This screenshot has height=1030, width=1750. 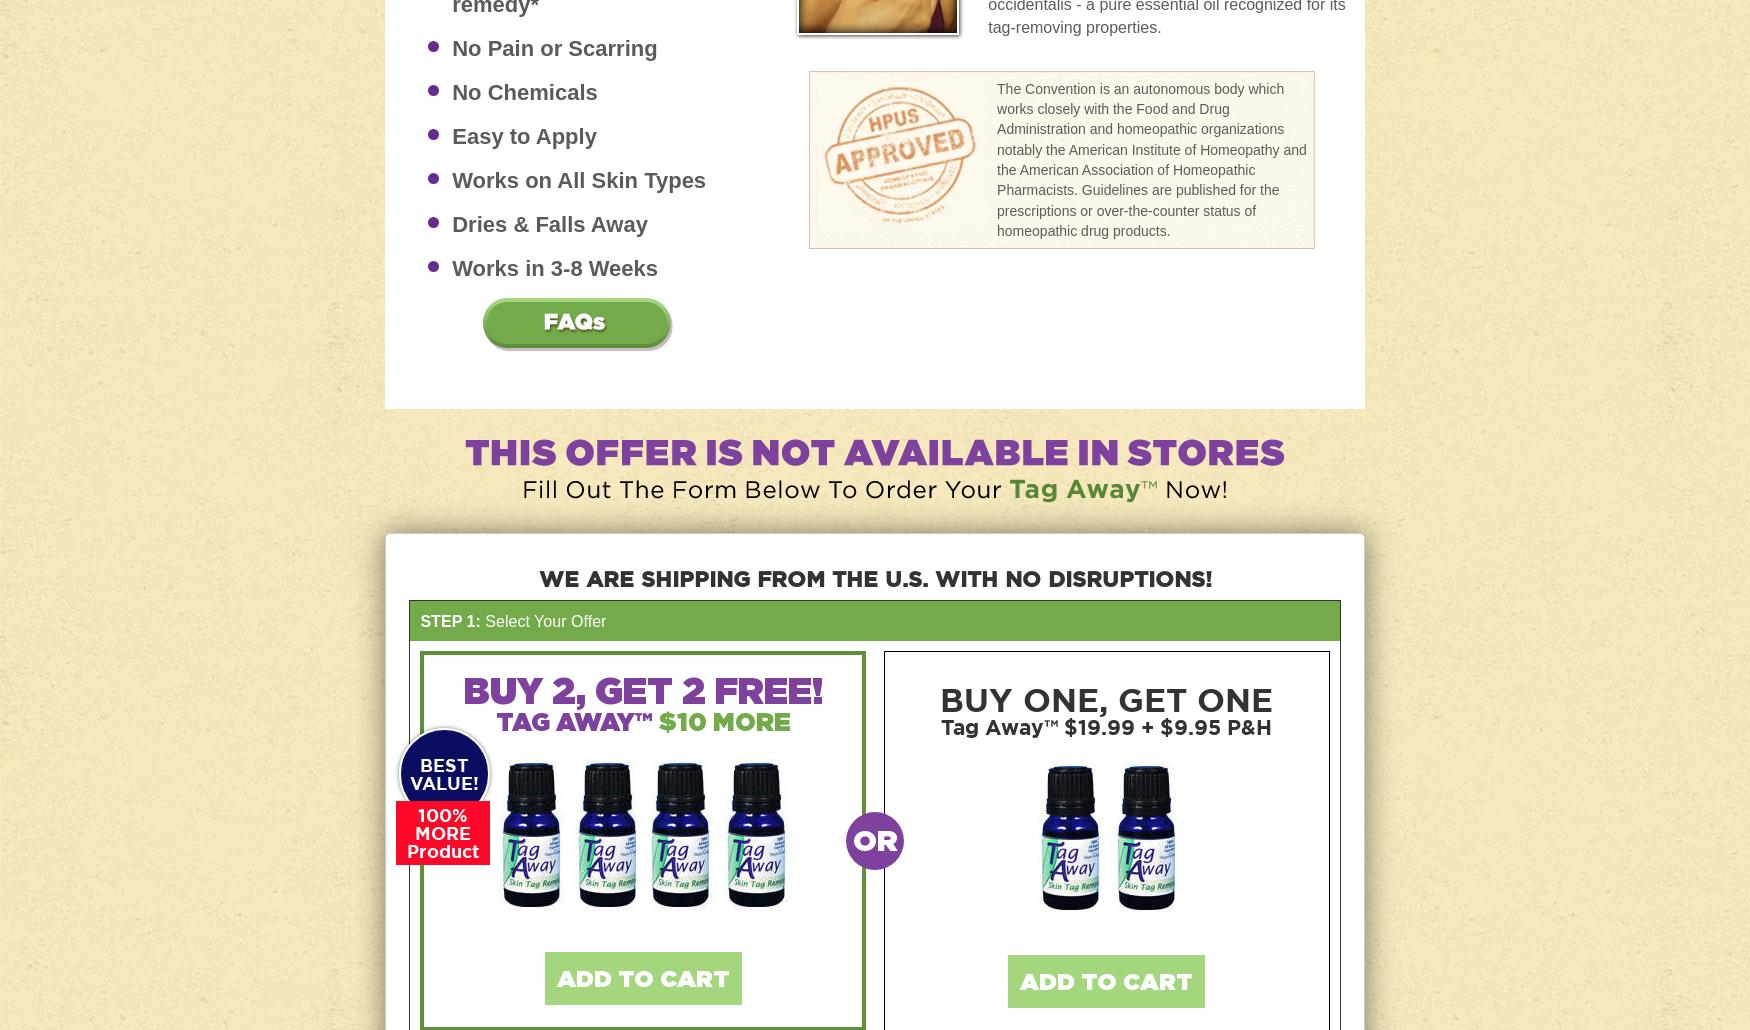 I want to click on 'Dries & Falls Away', so click(x=452, y=223).